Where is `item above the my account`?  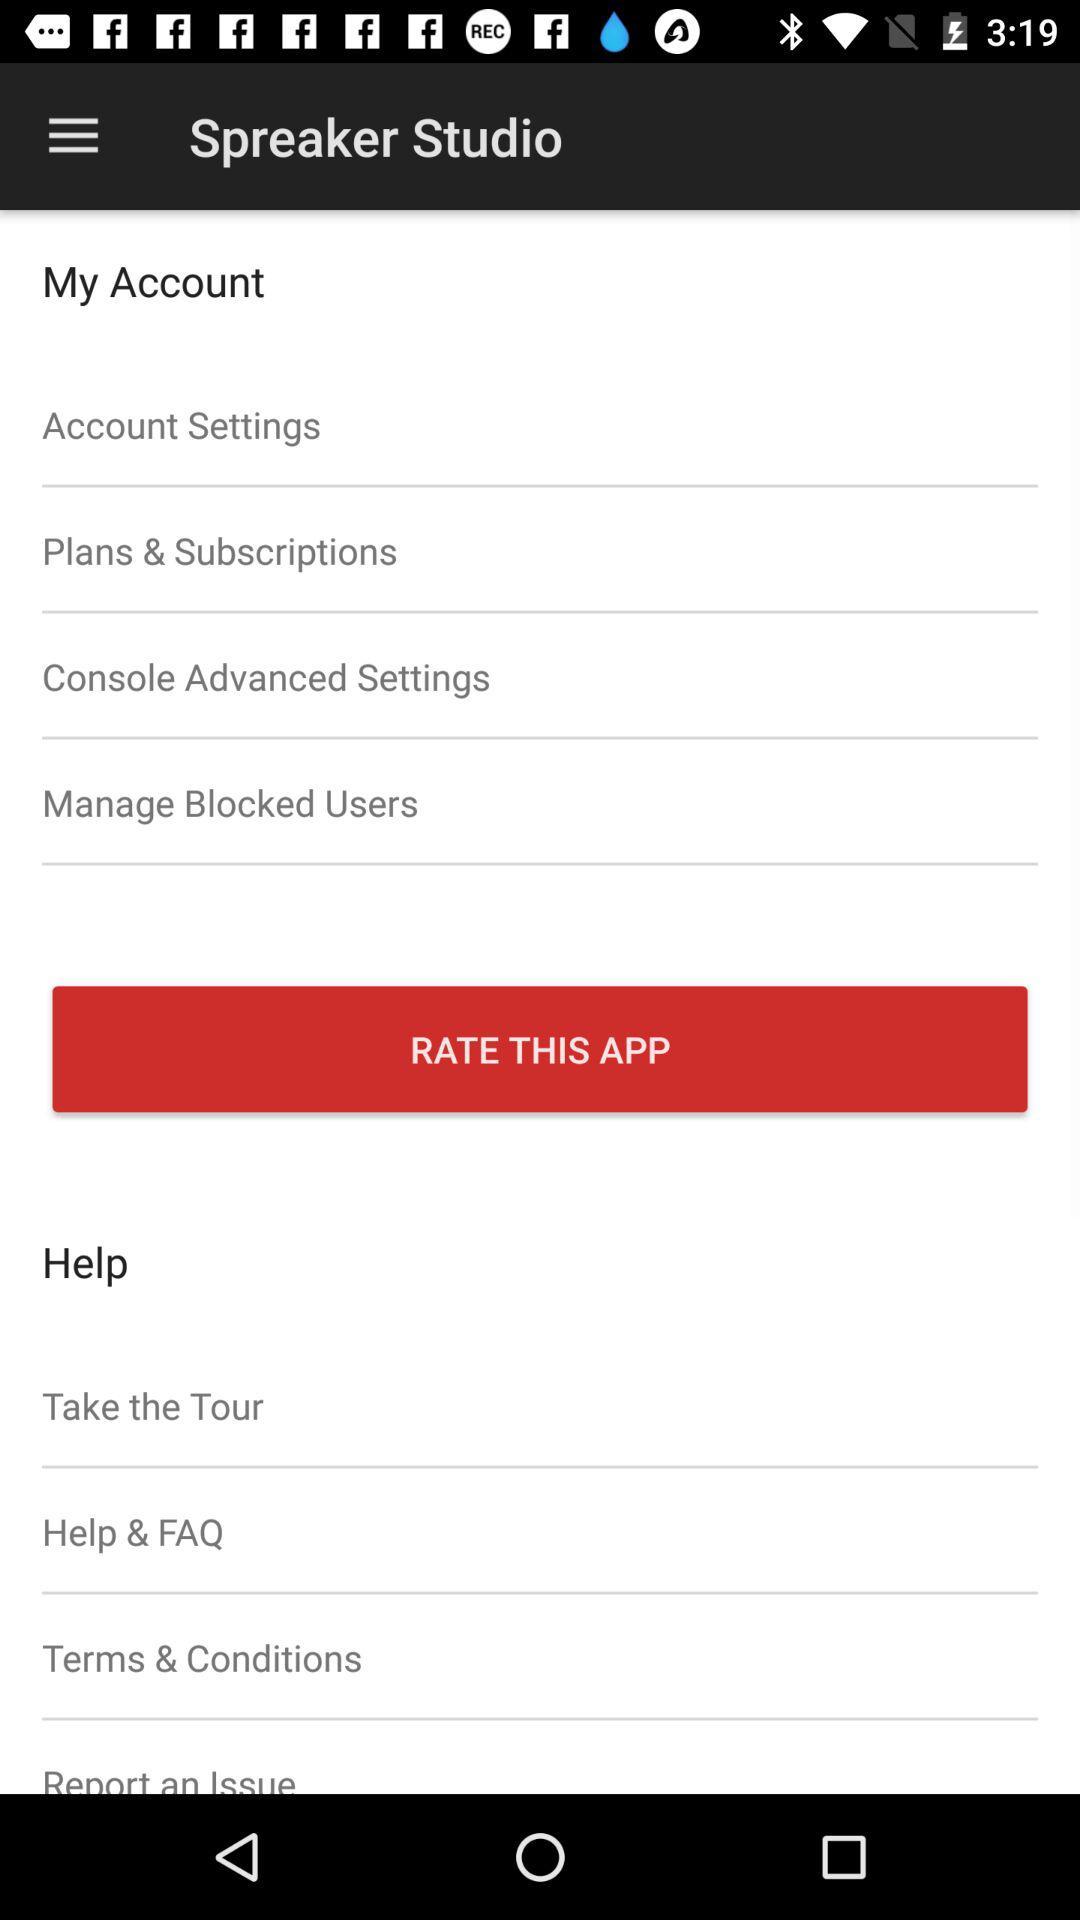
item above the my account is located at coordinates (72, 135).